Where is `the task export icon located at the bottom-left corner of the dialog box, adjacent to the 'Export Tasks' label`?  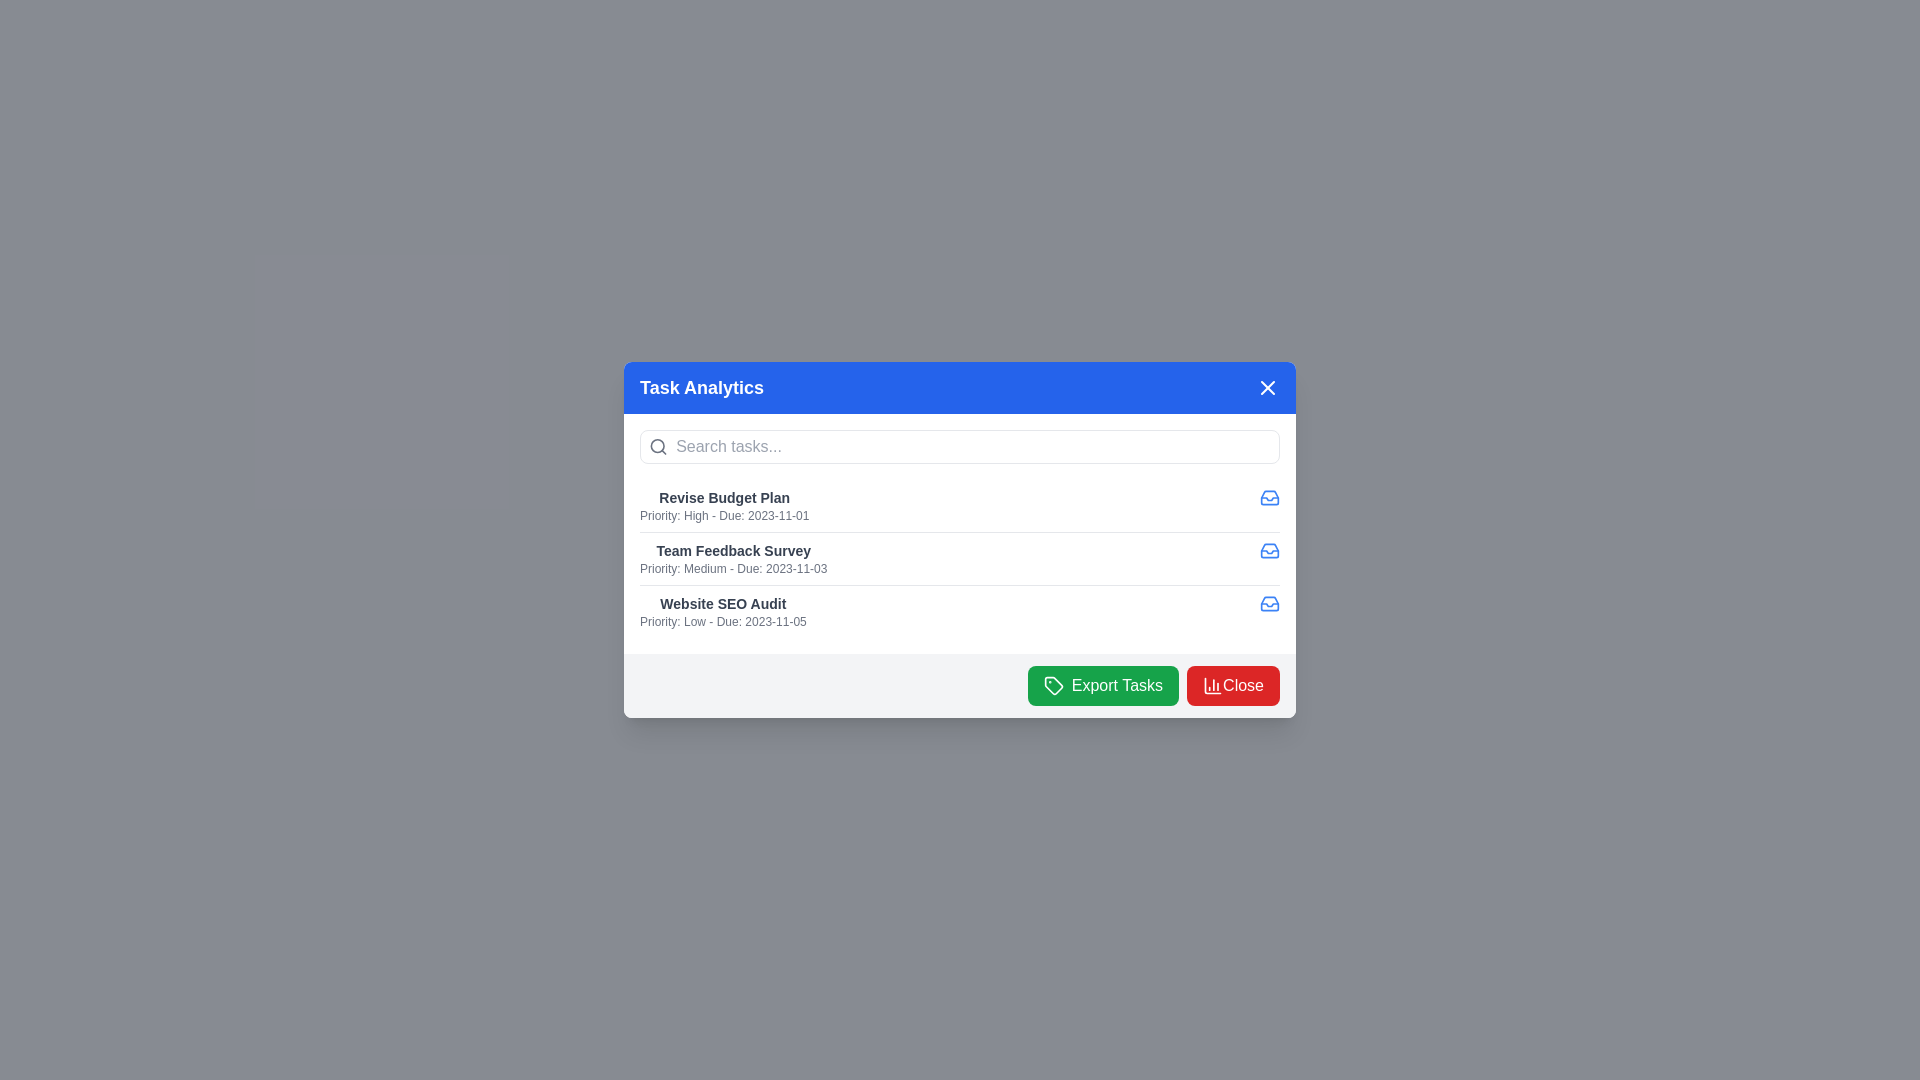
the task export icon located at the bottom-left corner of the dialog box, adjacent to the 'Export Tasks' label is located at coordinates (1052, 685).